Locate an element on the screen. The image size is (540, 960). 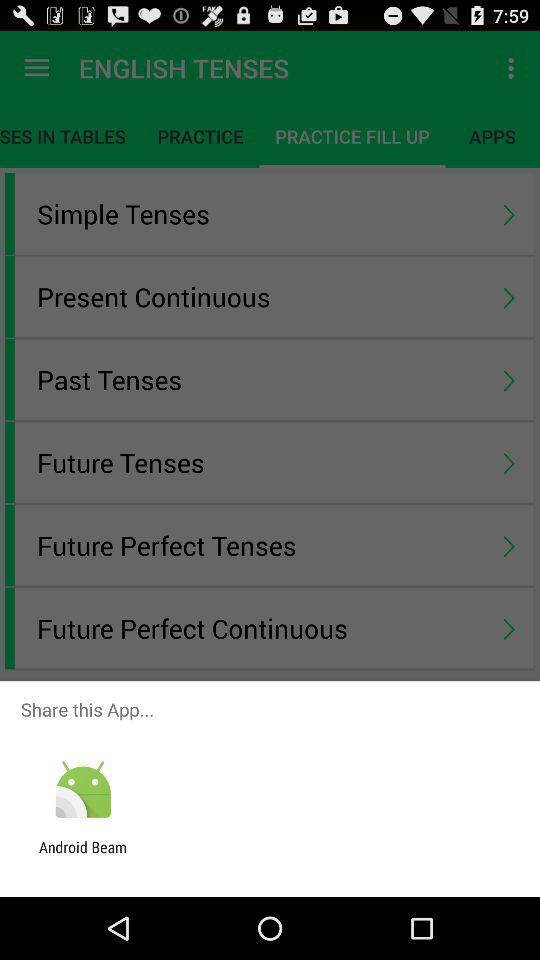
android beam icon is located at coordinates (82, 855).